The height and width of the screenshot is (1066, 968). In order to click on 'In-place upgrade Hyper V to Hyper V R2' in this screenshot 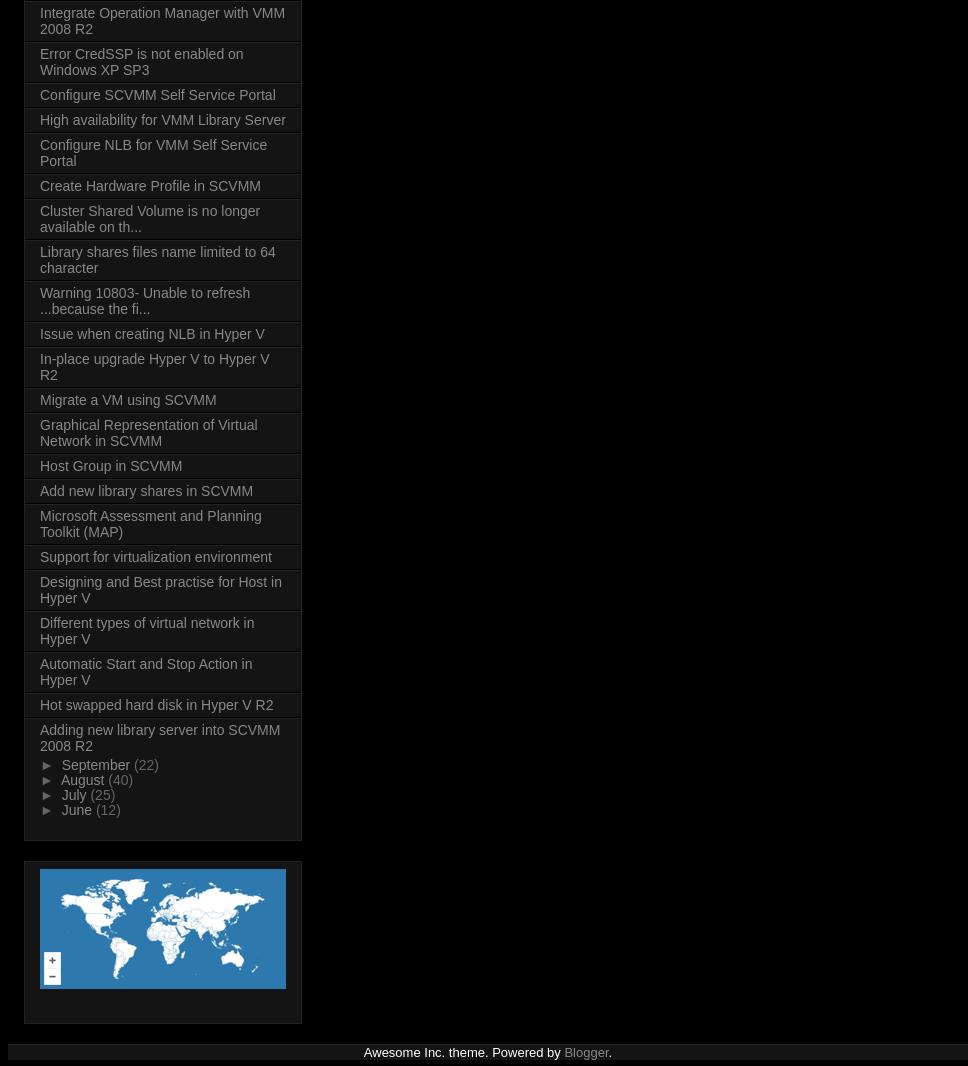, I will do `click(153, 367)`.